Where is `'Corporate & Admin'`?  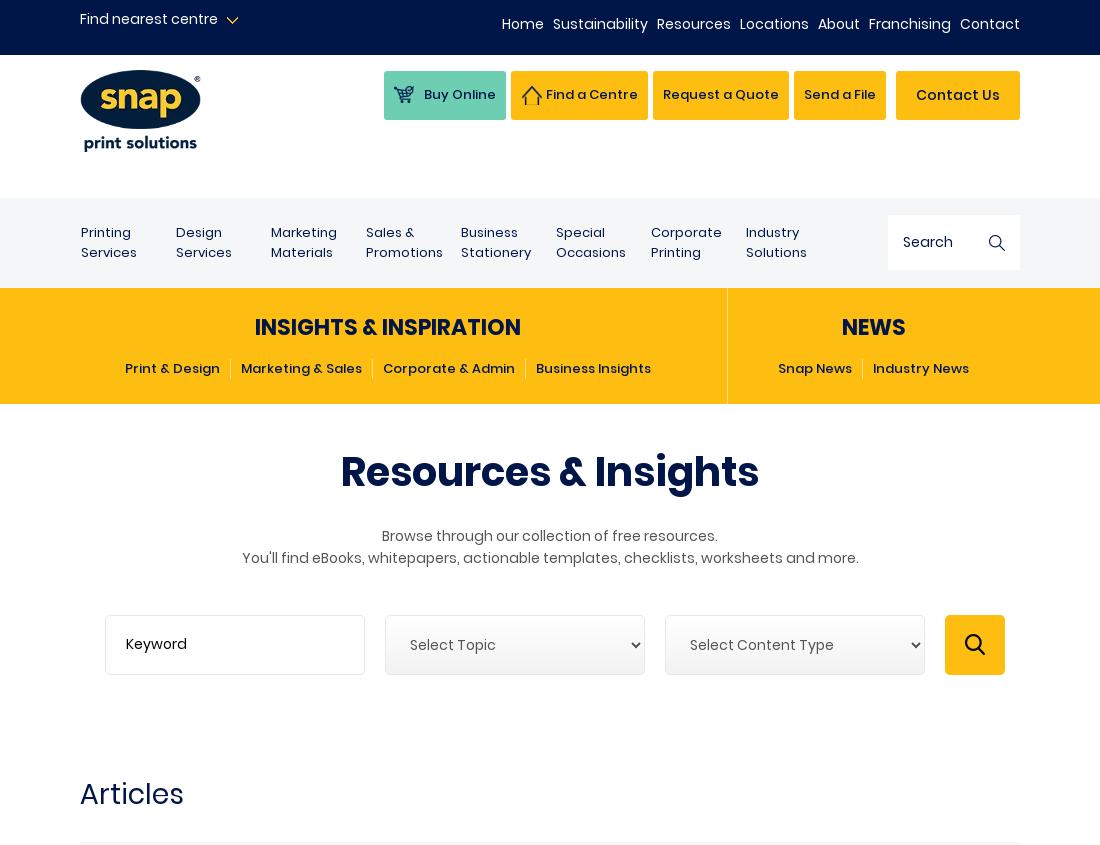
'Corporate & Admin' is located at coordinates (448, 367).